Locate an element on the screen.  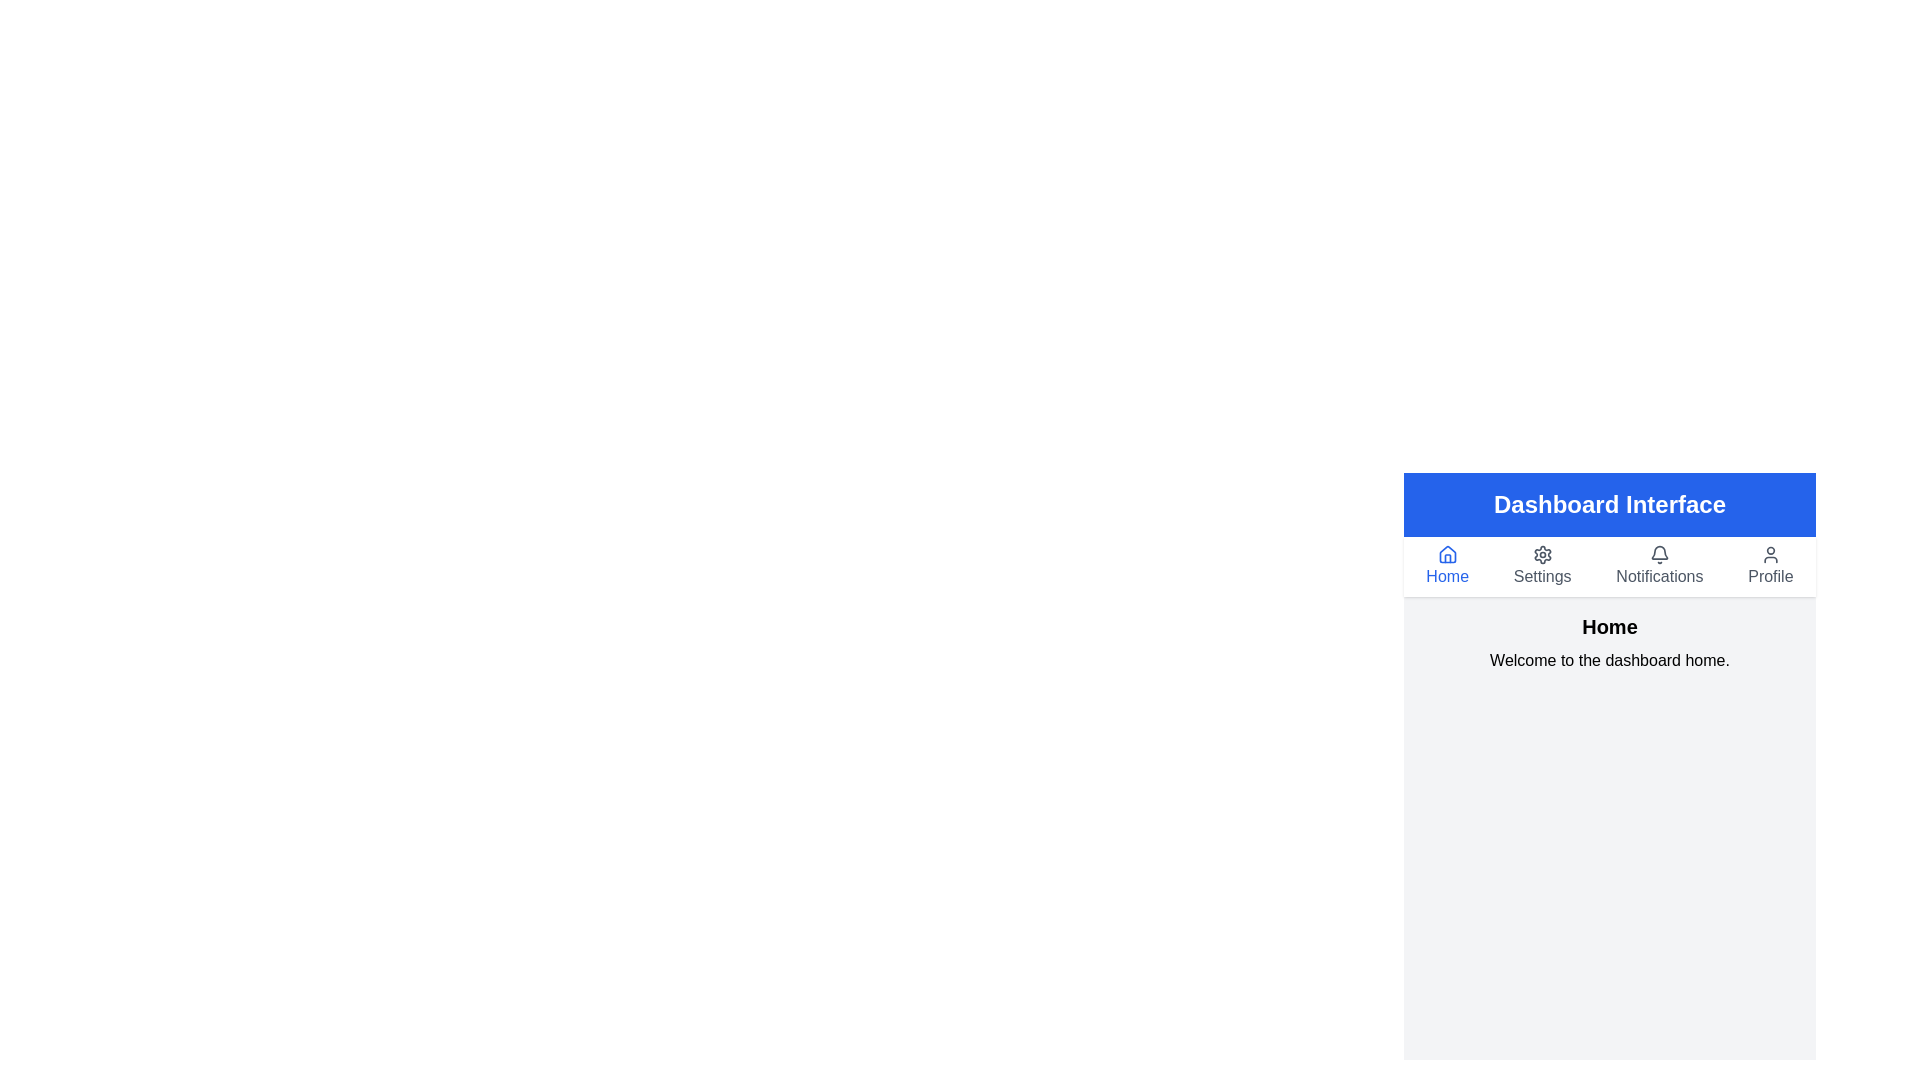
the 'Settings' text label in the navigation menu, which is the second item from the left, located below the 'Dashboard Interface' header is located at coordinates (1541, 577).